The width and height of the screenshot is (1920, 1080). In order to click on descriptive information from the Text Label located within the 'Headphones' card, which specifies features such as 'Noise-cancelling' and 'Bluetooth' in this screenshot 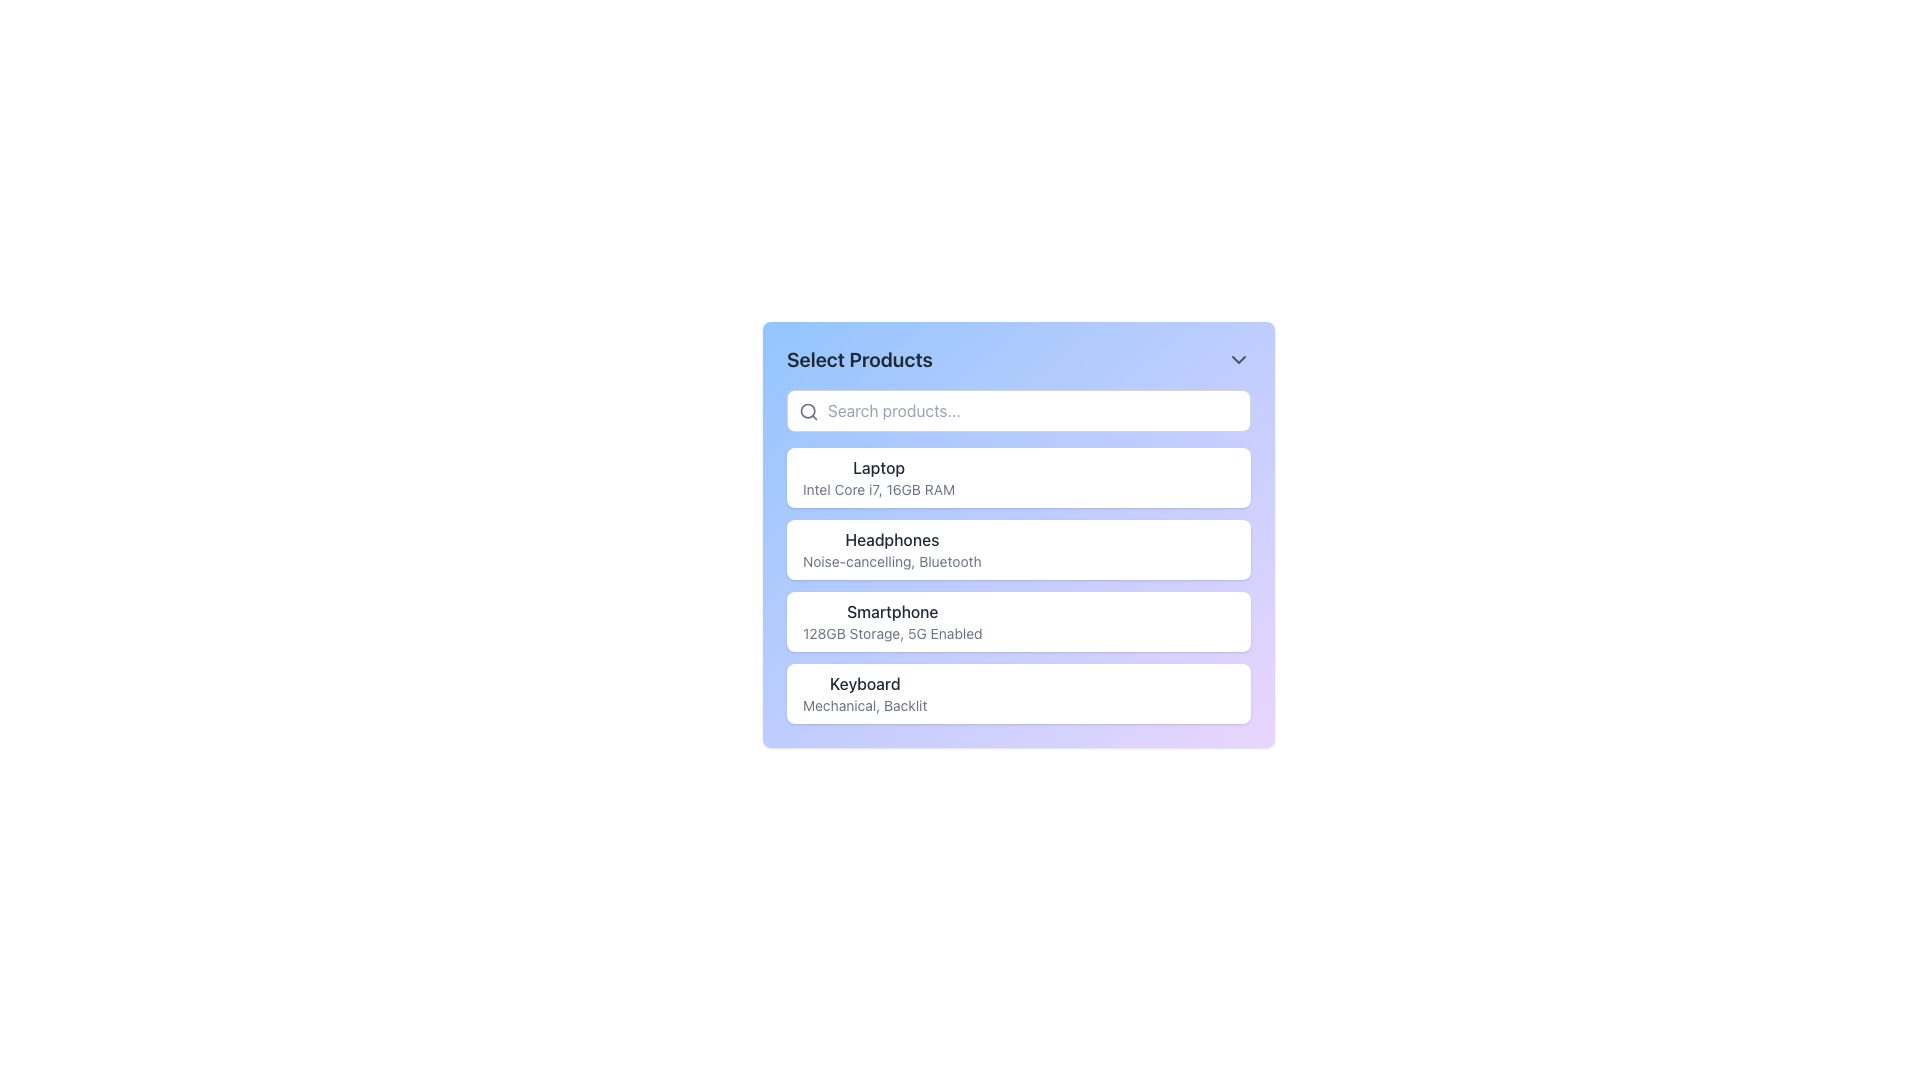, I will do `click(891, 562)`.